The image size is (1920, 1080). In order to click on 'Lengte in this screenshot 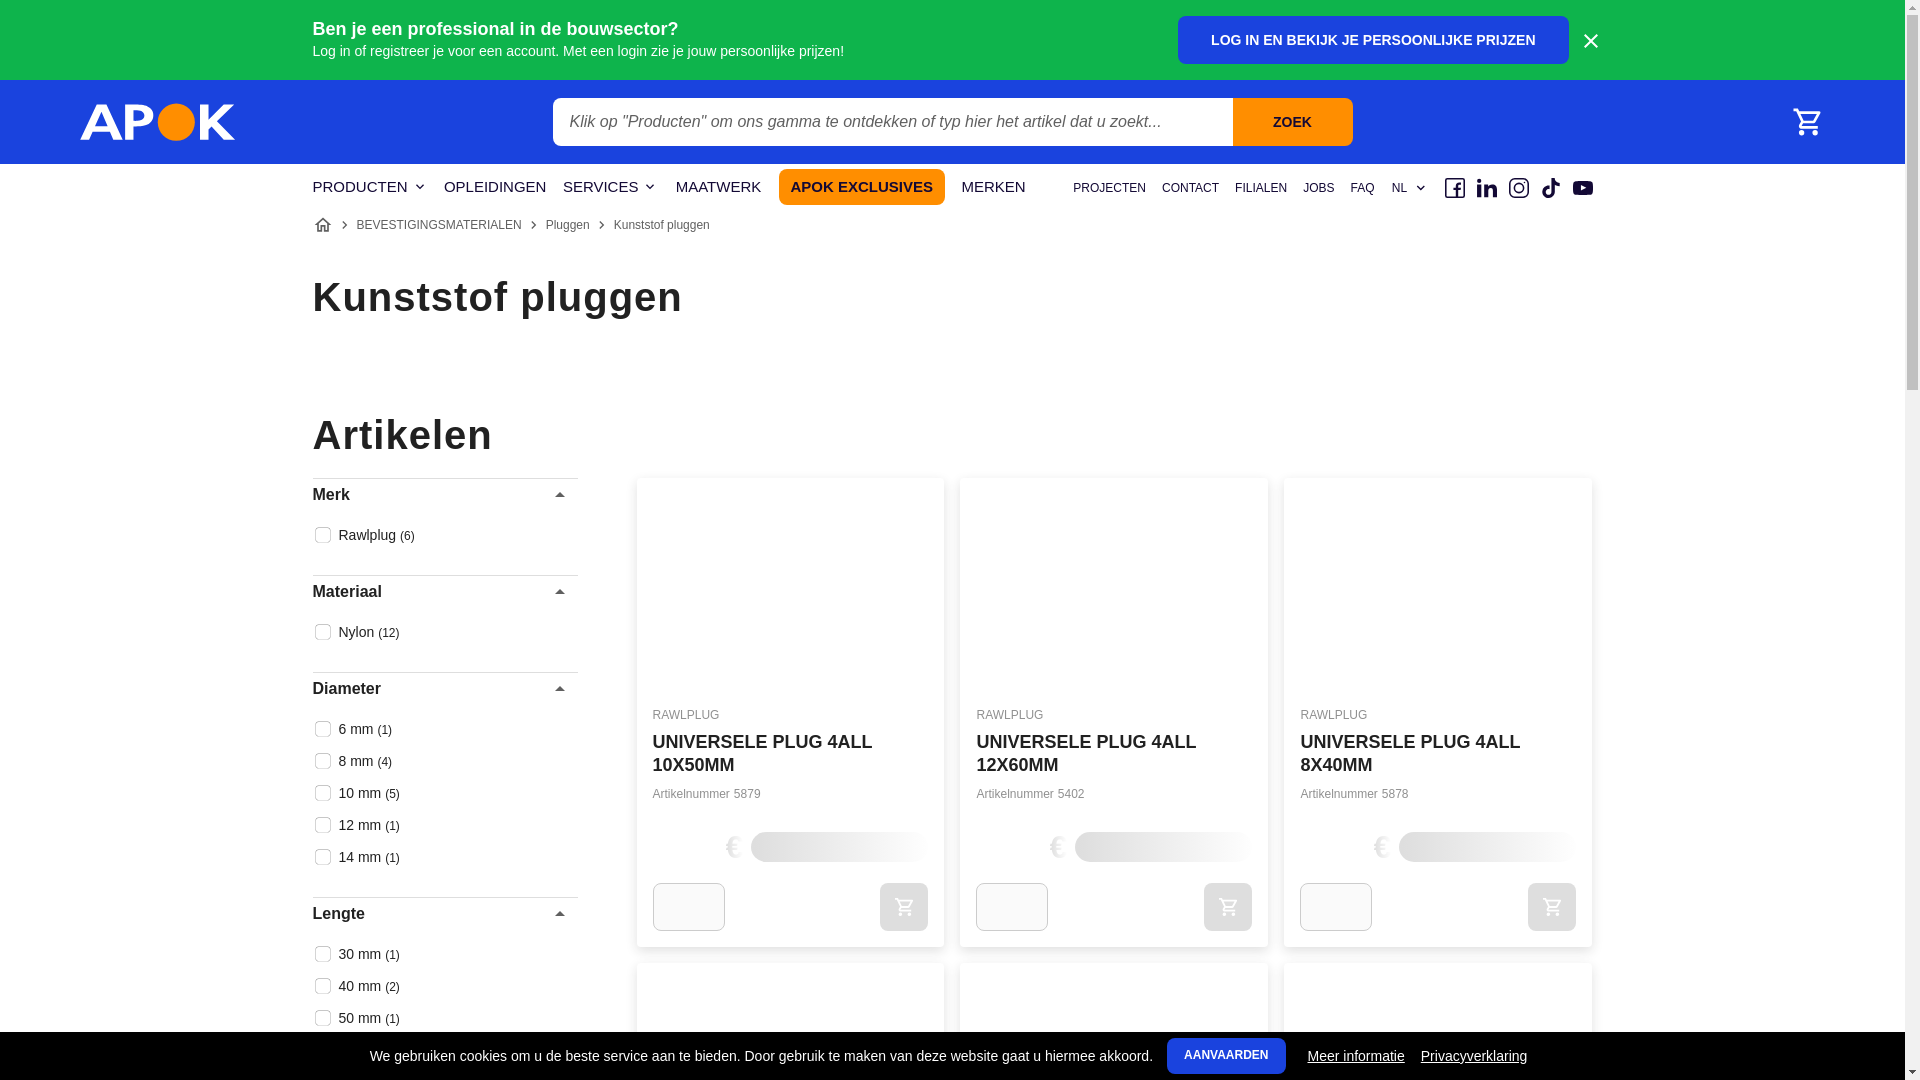, I will do `click(443, 914)`.